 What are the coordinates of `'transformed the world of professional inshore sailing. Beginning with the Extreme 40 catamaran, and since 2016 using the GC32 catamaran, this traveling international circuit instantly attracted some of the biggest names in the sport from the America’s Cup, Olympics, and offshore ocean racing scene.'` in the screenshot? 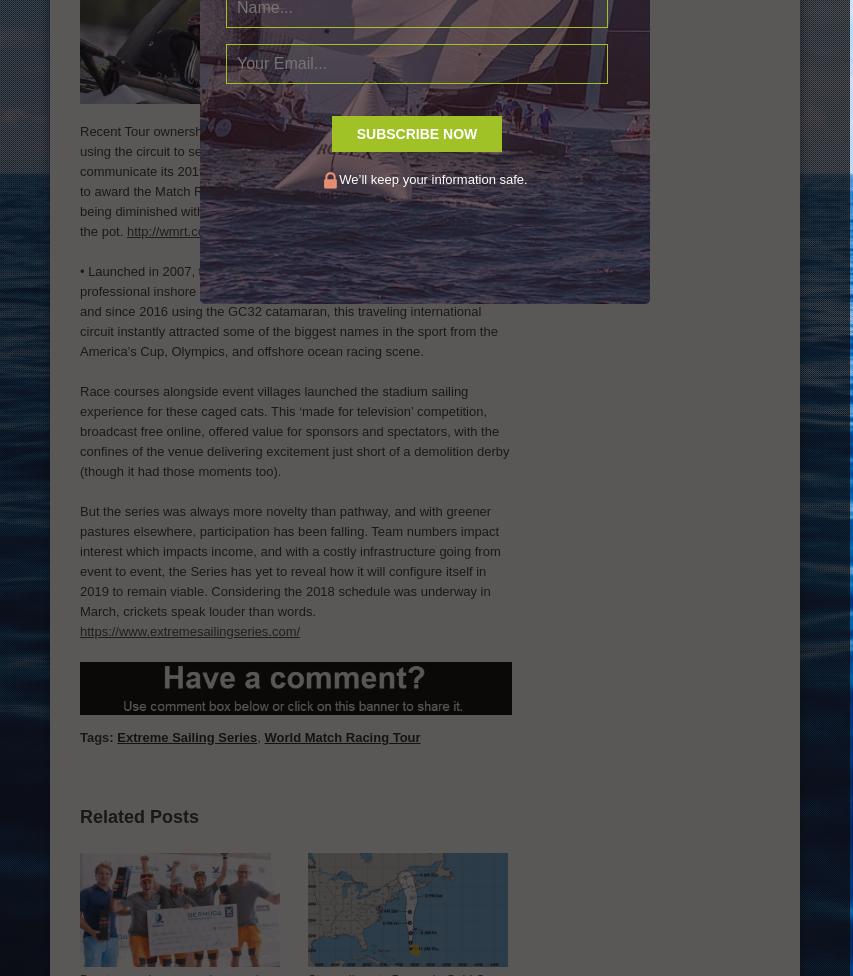 It's located at (290, 310).